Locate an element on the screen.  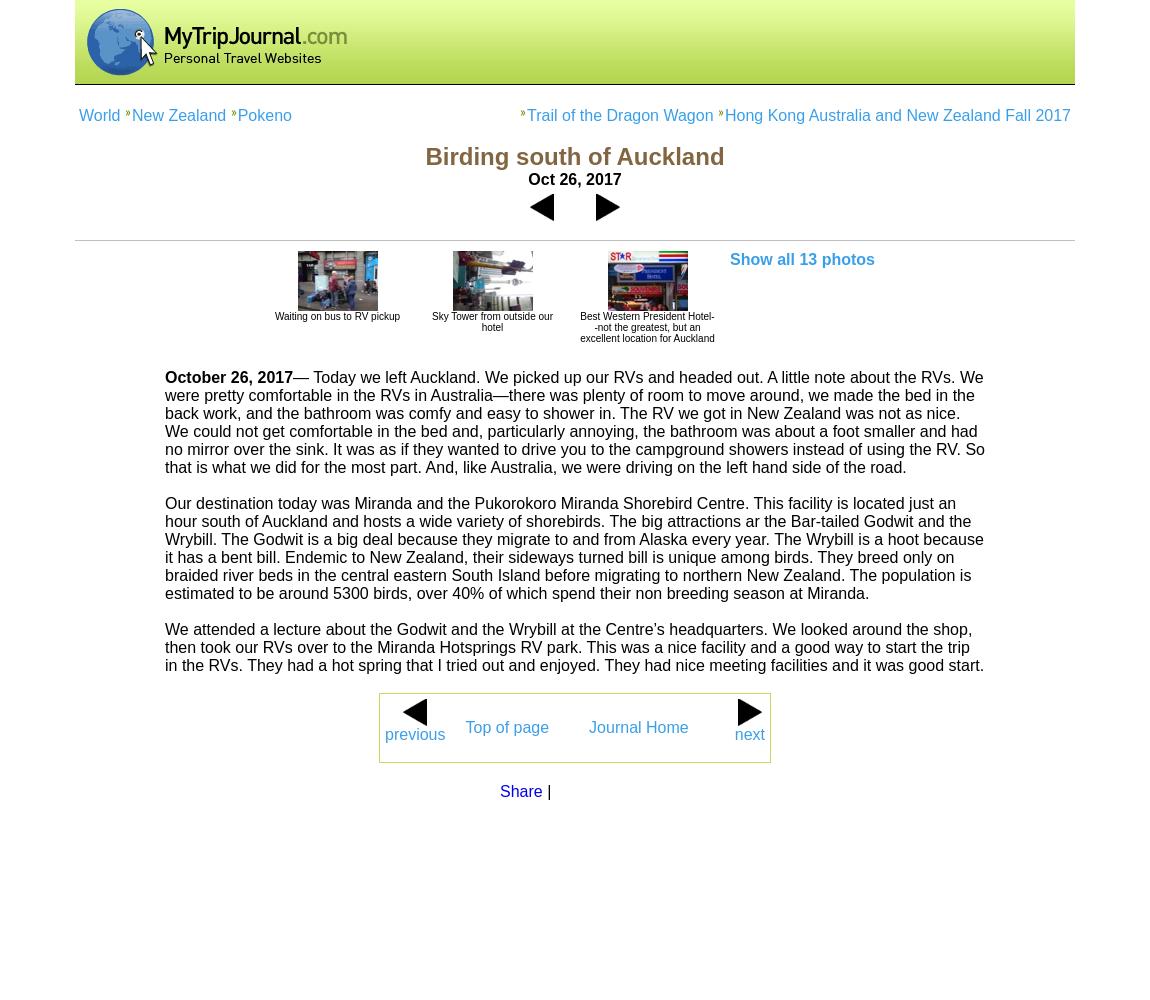
'October 26, 2017' is located at coordinates (227, 377).